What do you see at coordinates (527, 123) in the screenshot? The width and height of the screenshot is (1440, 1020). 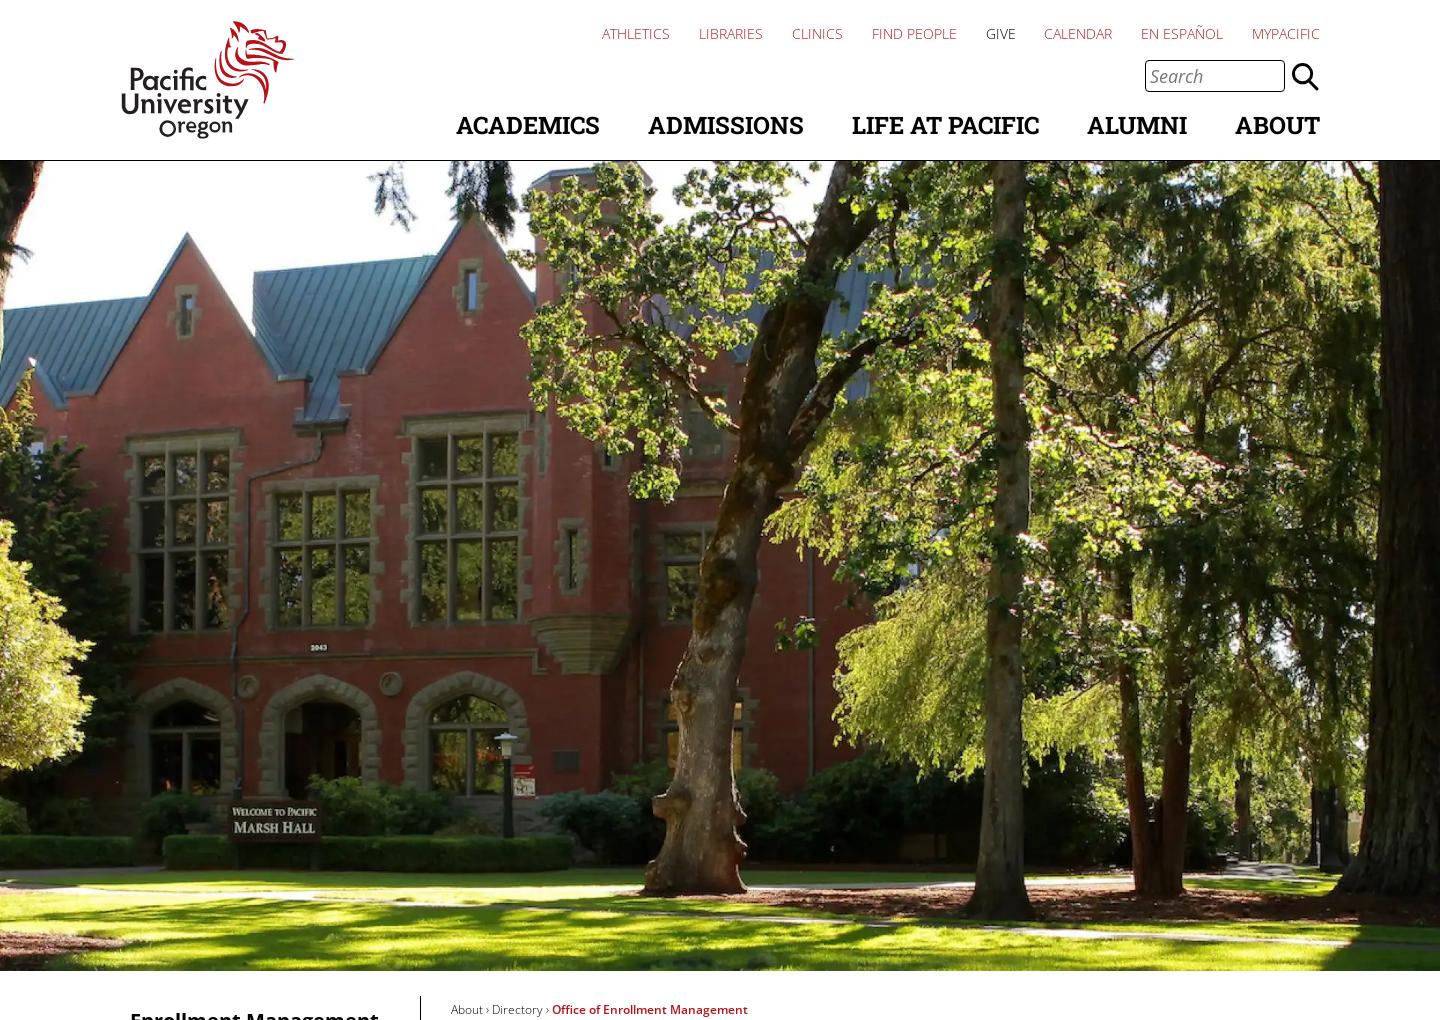 I see `'Academics'` at bounding box center [527, 123].